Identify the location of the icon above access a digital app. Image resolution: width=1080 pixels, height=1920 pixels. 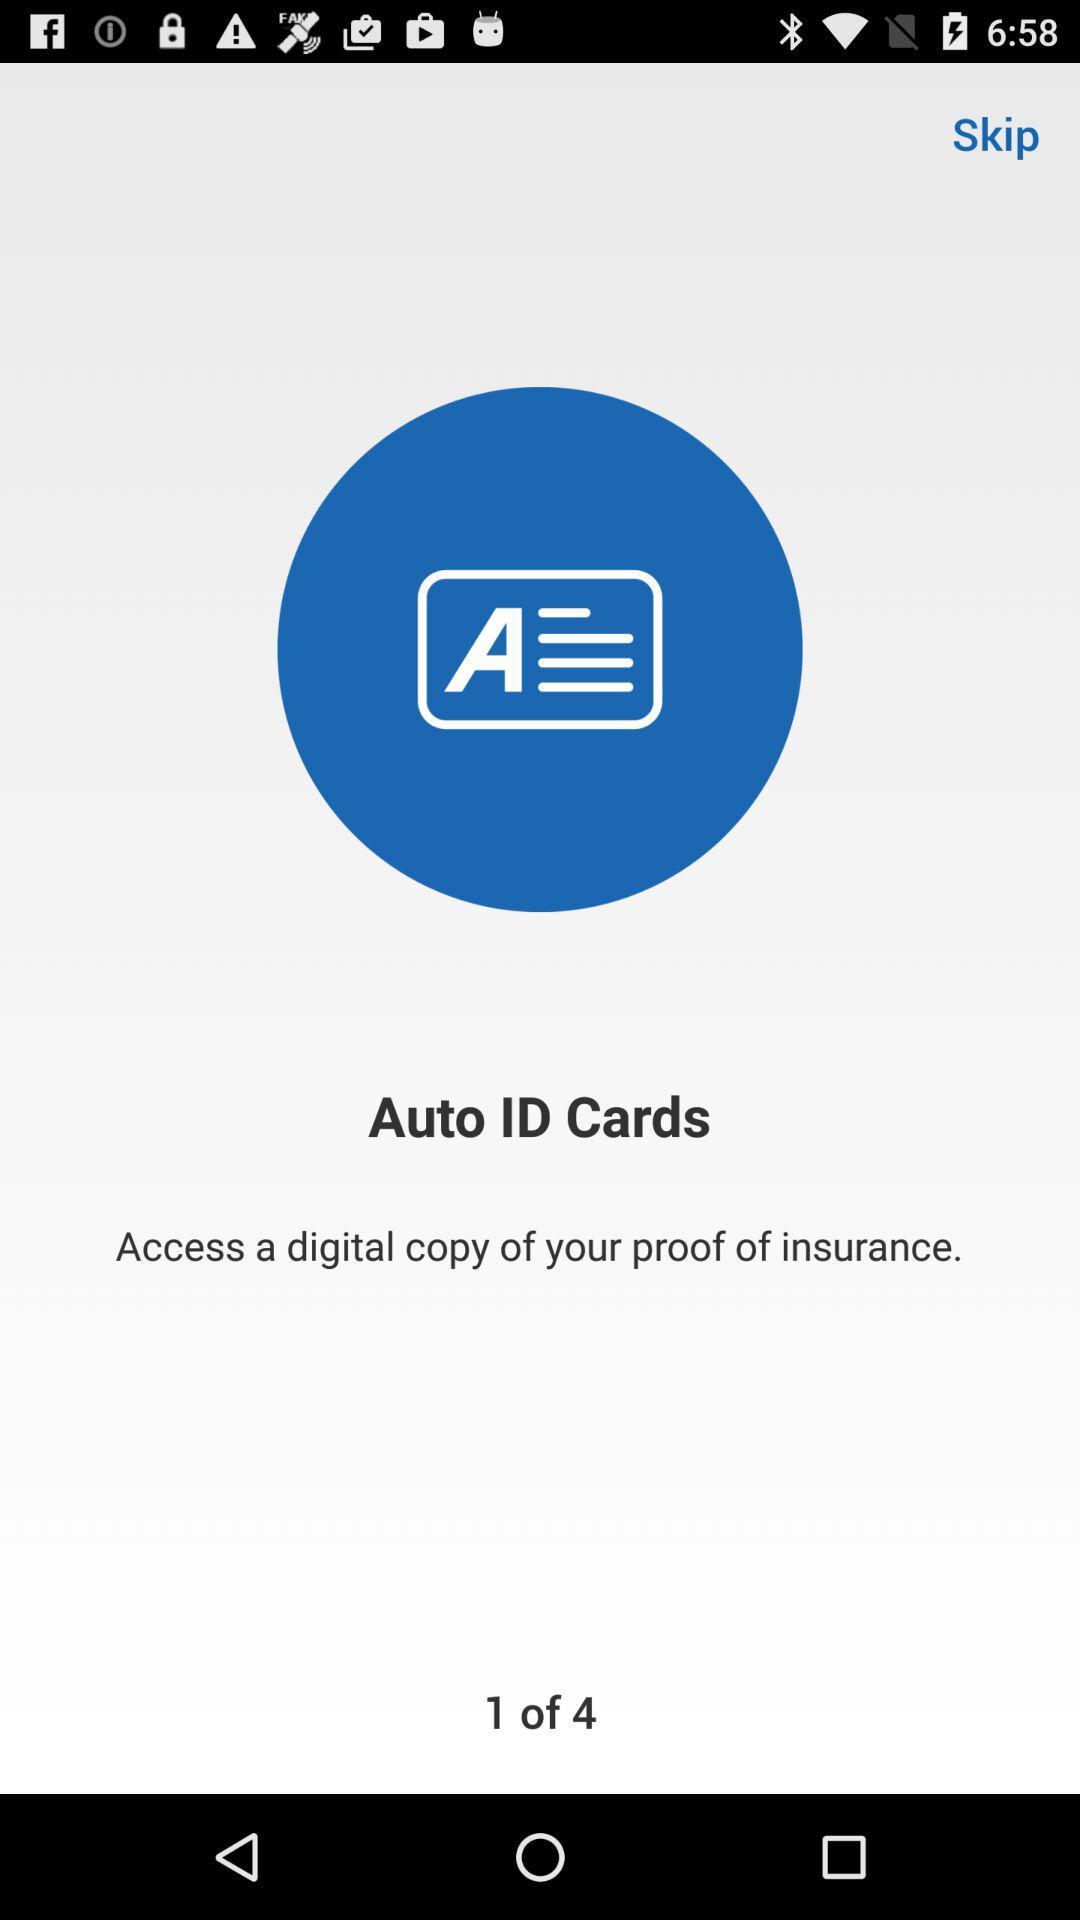
(995, 132).